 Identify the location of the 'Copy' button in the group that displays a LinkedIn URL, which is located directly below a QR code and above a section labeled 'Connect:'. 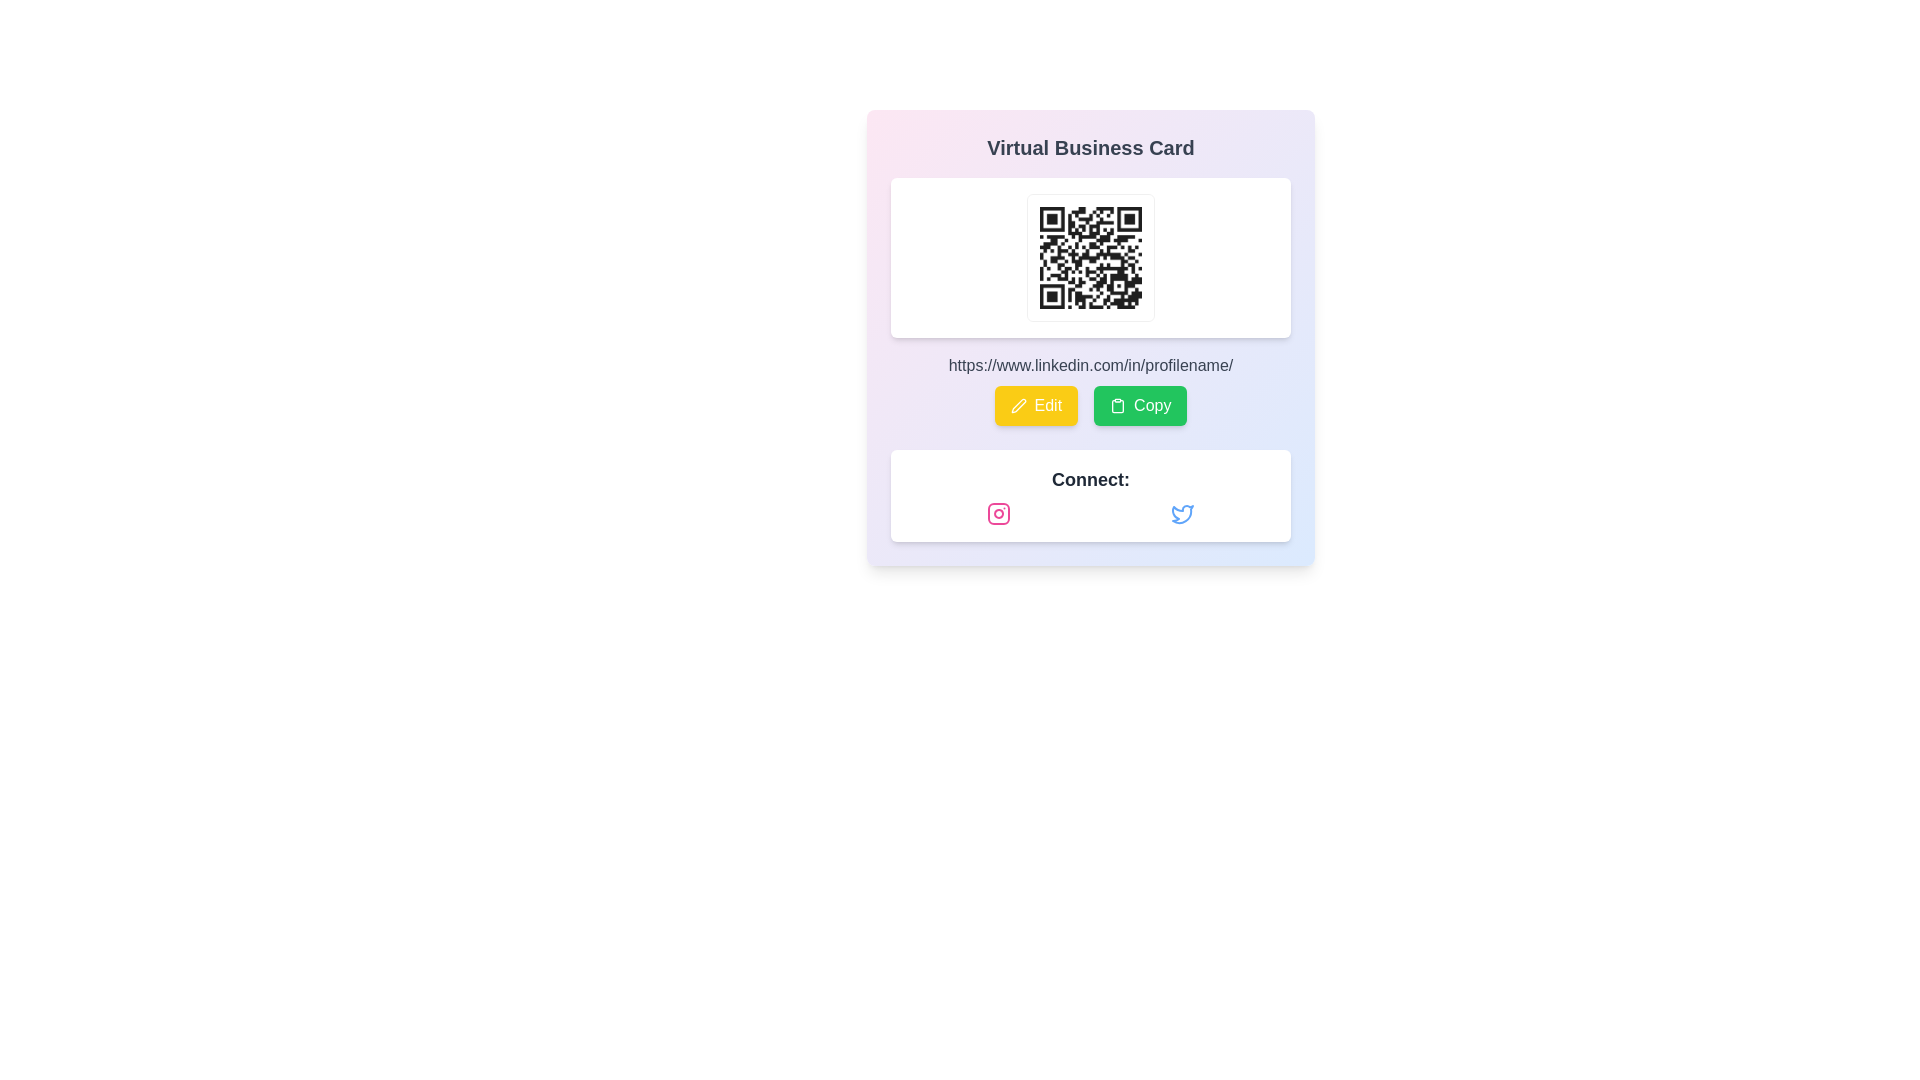
(1089, 389).